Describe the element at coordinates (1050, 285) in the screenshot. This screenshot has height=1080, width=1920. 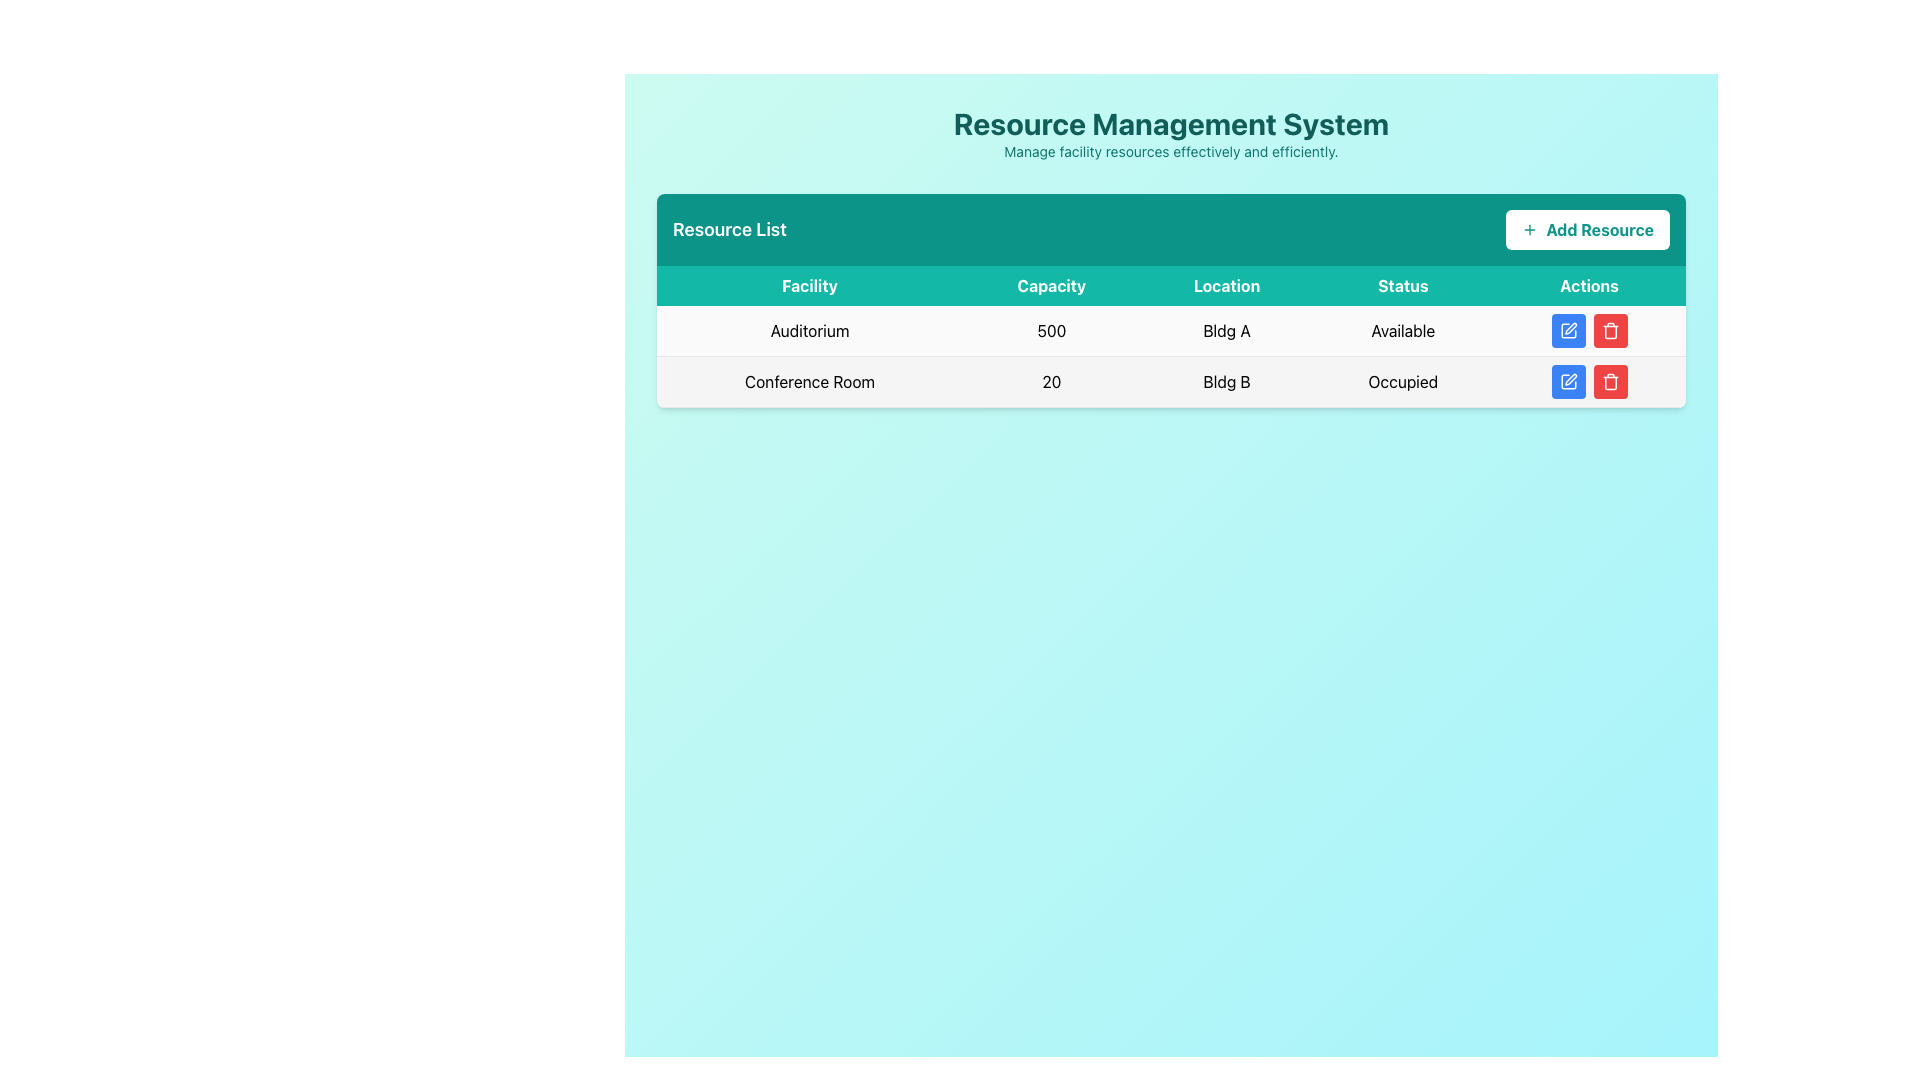
I see `the 'Capacity' column header in the table, which is the second header in a row of headers labeled 'Facility', 'Capacity', 'Location', 'Status', and 'Actions'` at that location.